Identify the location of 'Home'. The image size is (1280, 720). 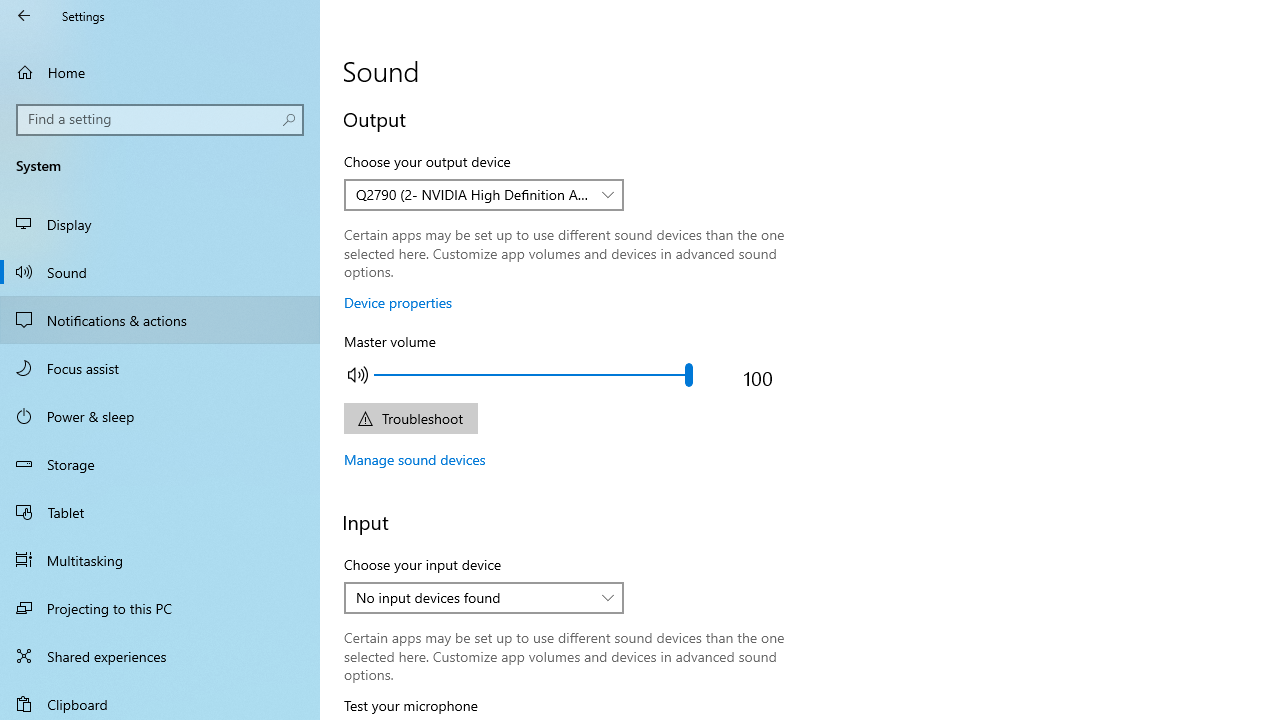
(160, 71).